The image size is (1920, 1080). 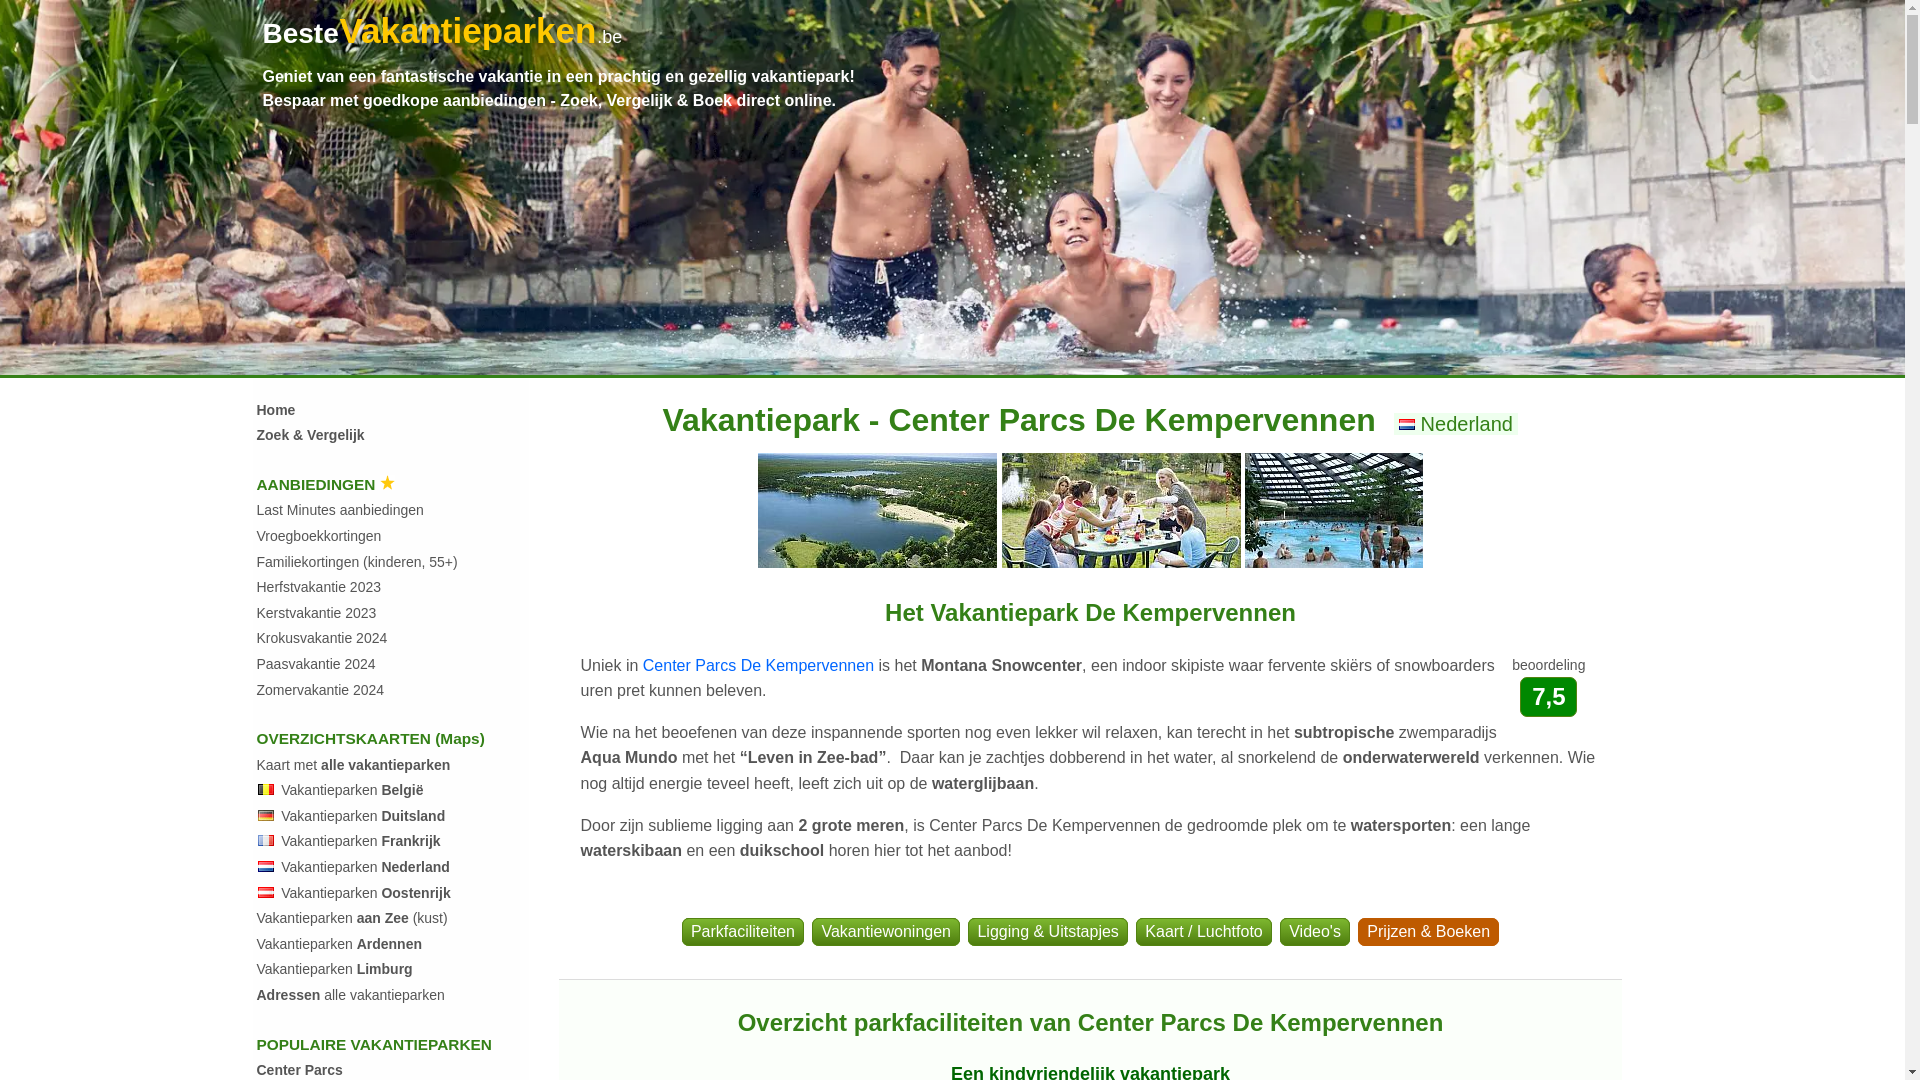 What do you see at coordinates (360, 840) in the screenshot?
I see `'Vakantieparken Frankrijk'` at bounding box center [360, 840].